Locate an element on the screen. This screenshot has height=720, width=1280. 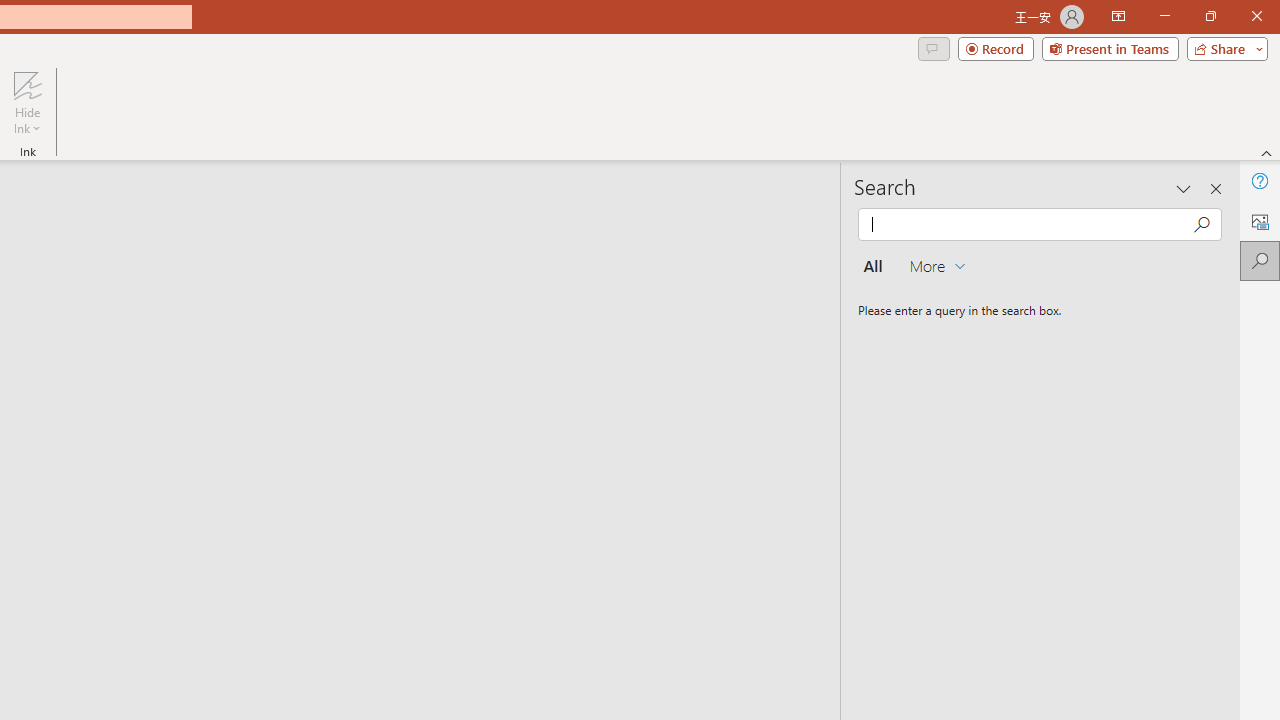
'Hide Ink' is located at coordinates (27, 84).